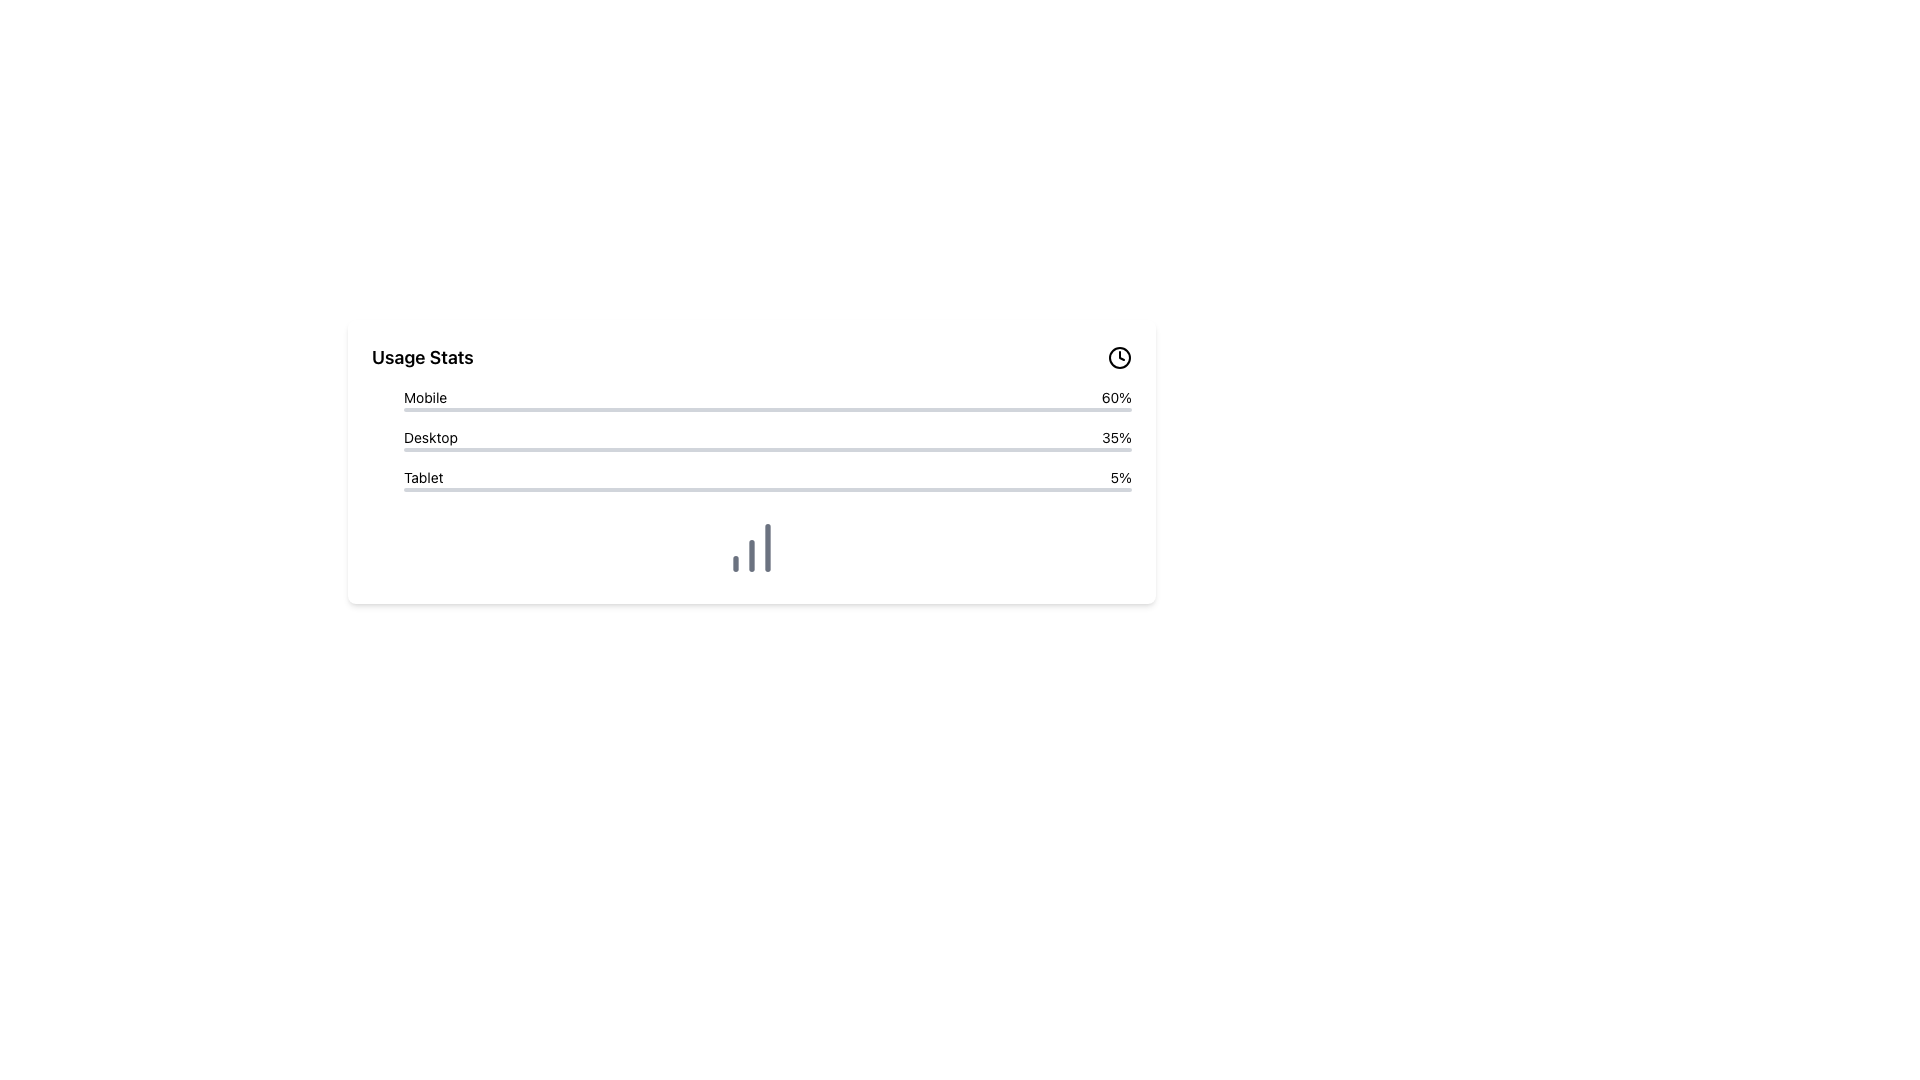  What do you see at coordinates (751, 438) in the screenshot?
I see `the Horizontal Bar Chart element labeled 'Desktop', which shows a progress bar indicating 35% usage, located in the middle of the metrics section` at bounding box center [751, 438].